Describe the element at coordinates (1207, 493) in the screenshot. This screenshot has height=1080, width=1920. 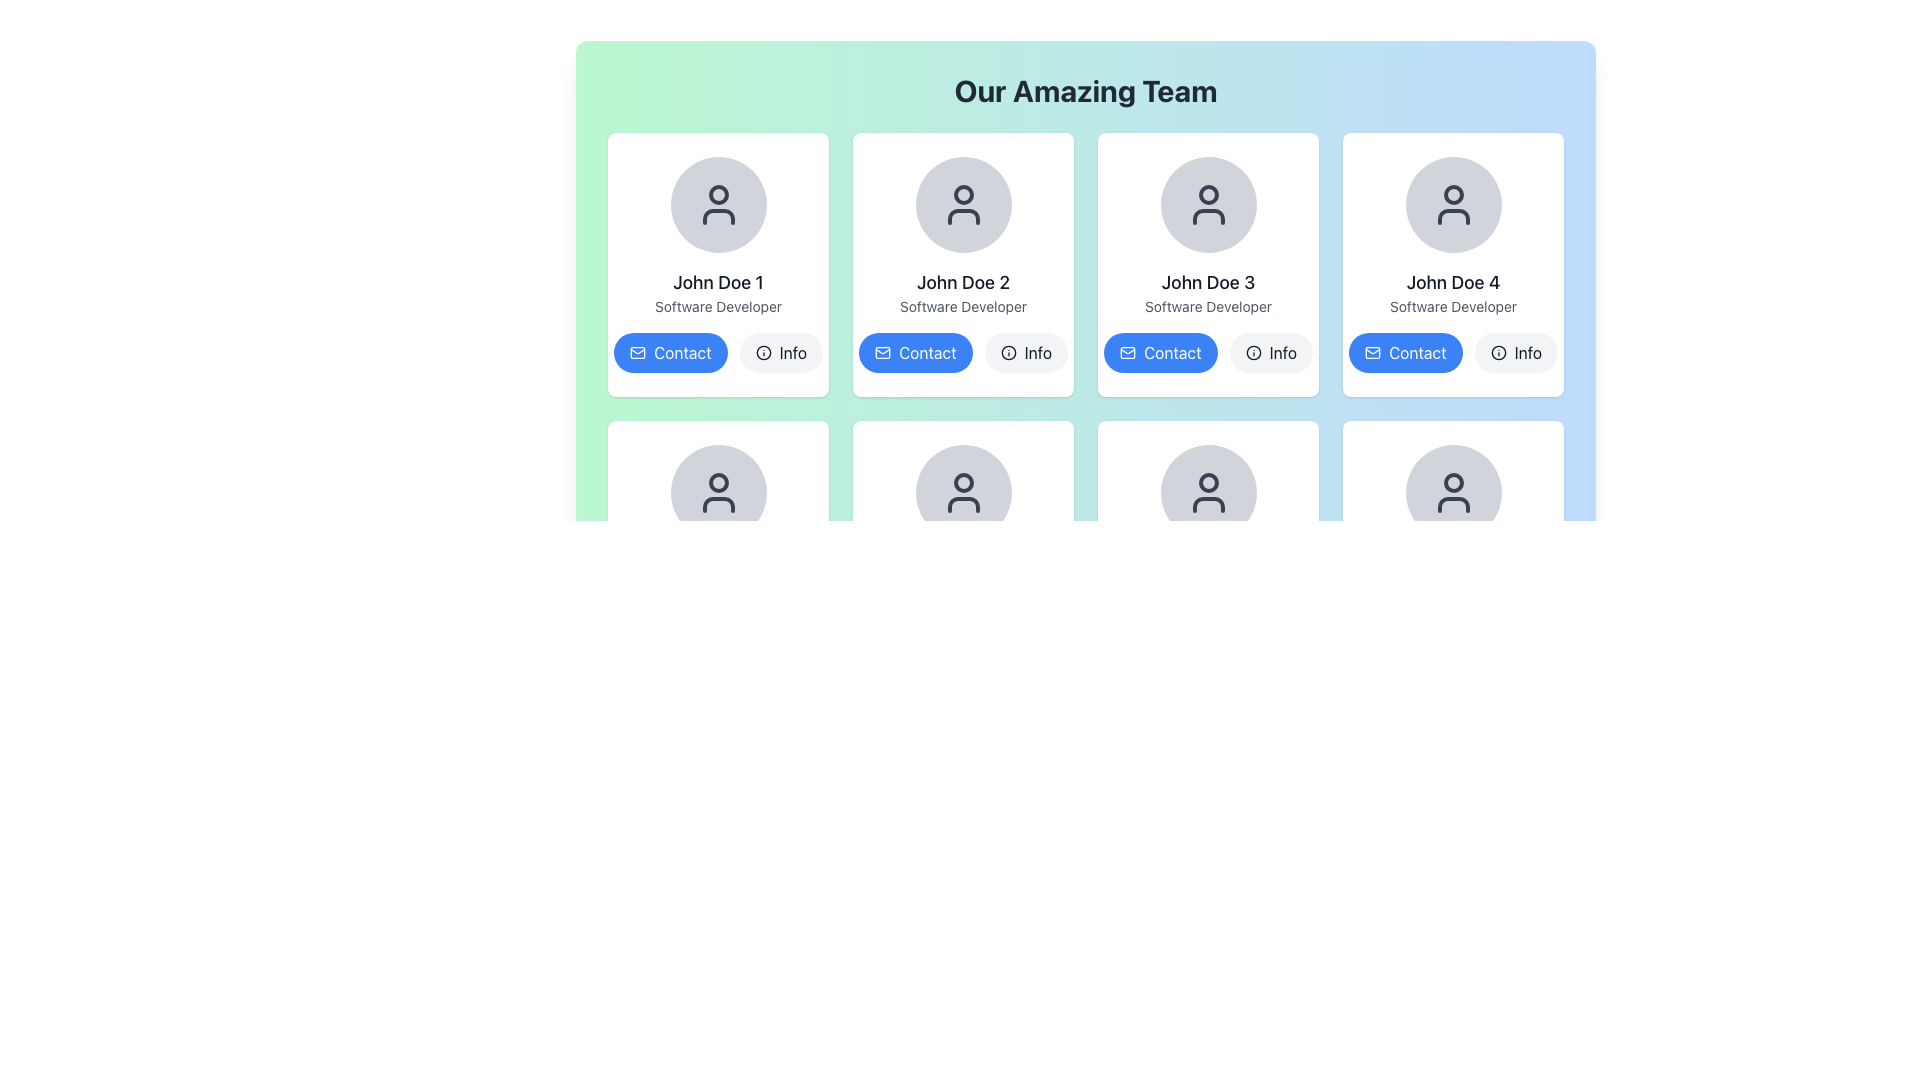
I see `the SVG icon of a user silhouette located in the fifth card of the second row in the 'Our Amazing Team' section` at that location.